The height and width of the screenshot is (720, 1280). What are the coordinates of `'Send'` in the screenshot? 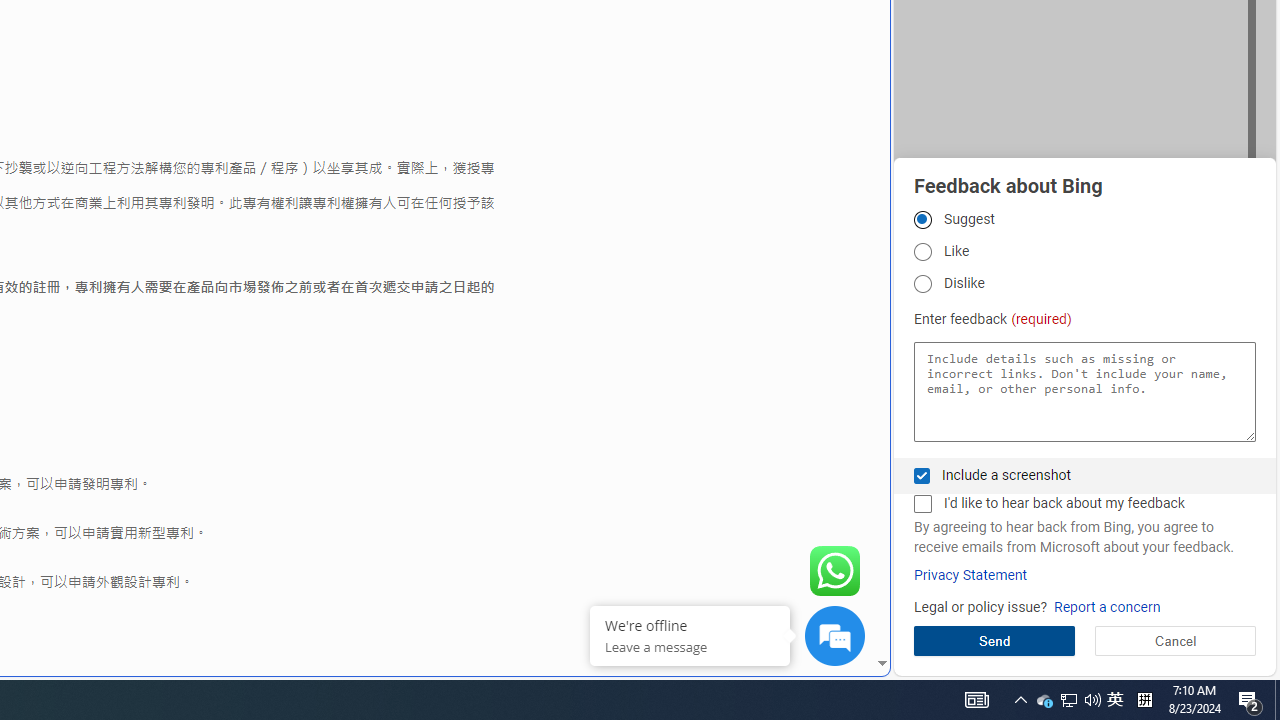 It's located at (994, 640).